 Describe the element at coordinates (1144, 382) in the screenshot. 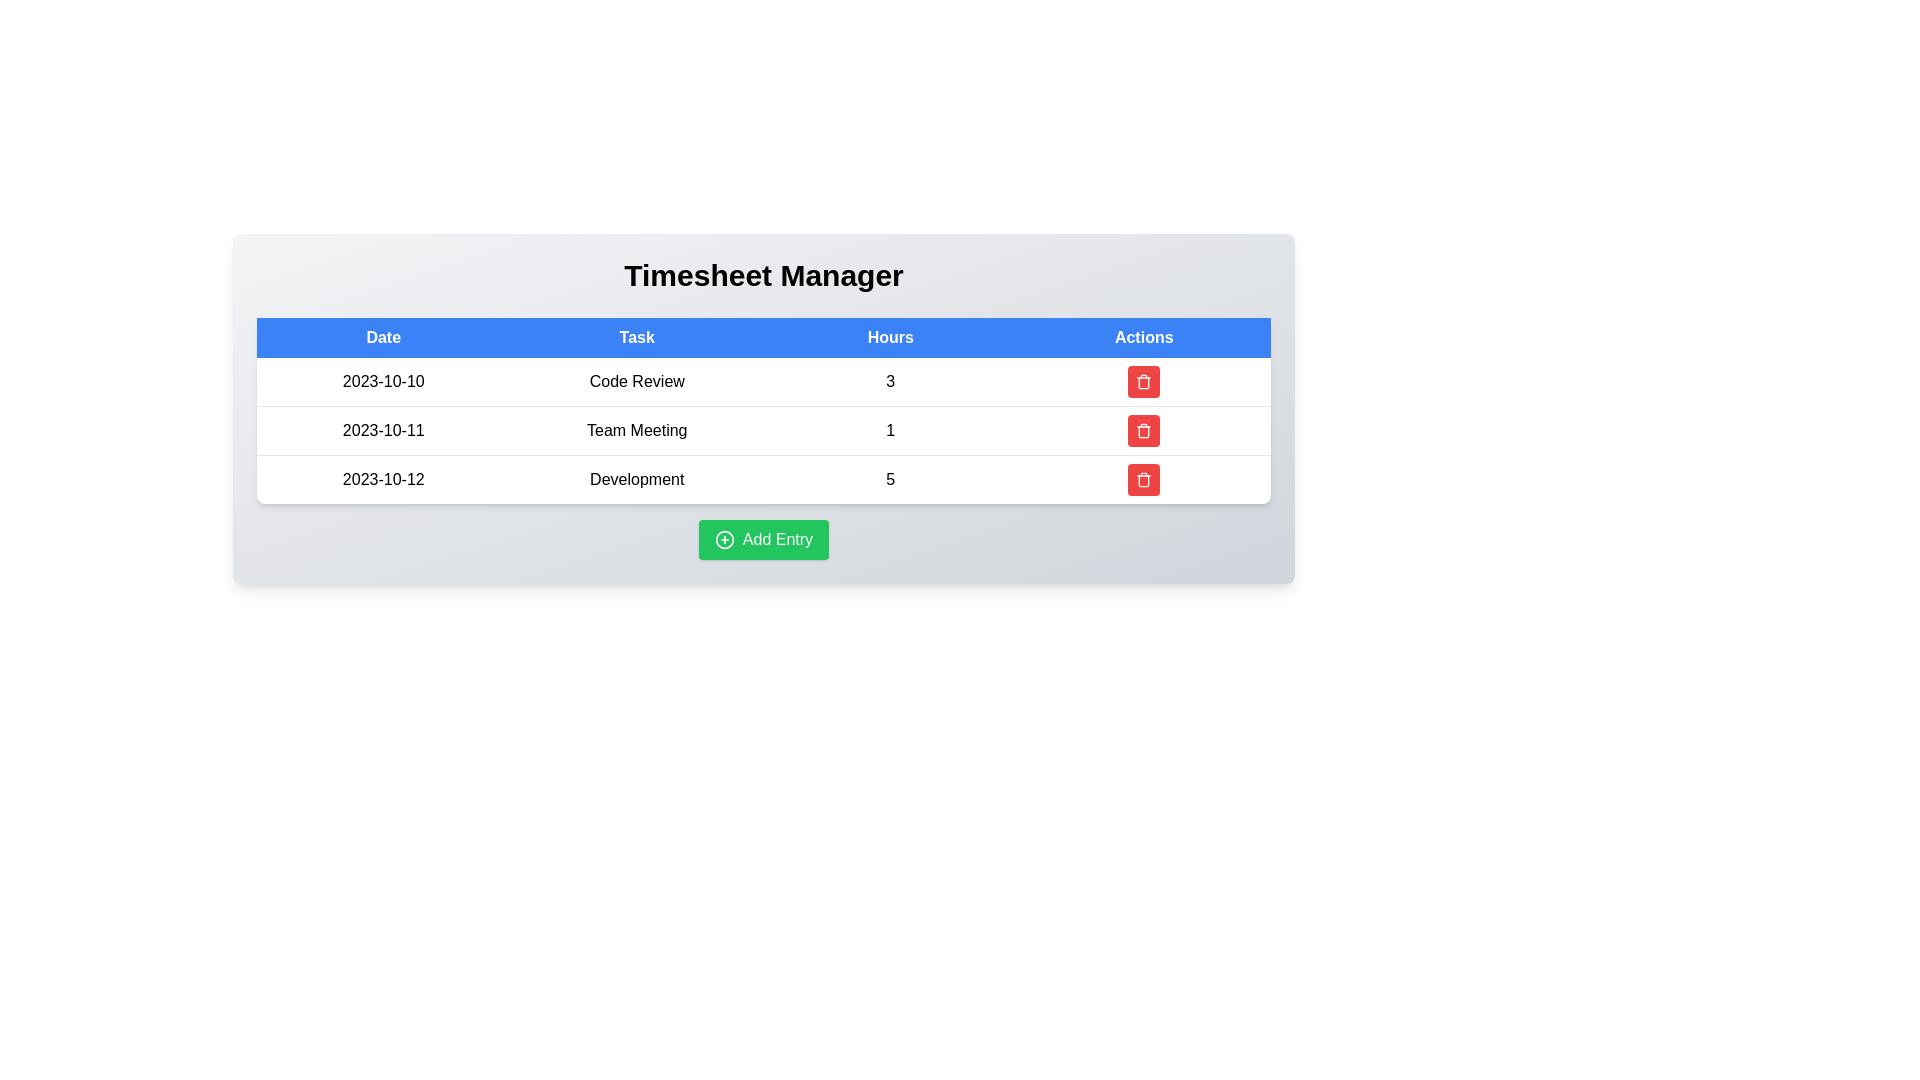

I see `the delete button with a red background and trash icon located in the last column of the first row under the 'Actions' header` at that location.